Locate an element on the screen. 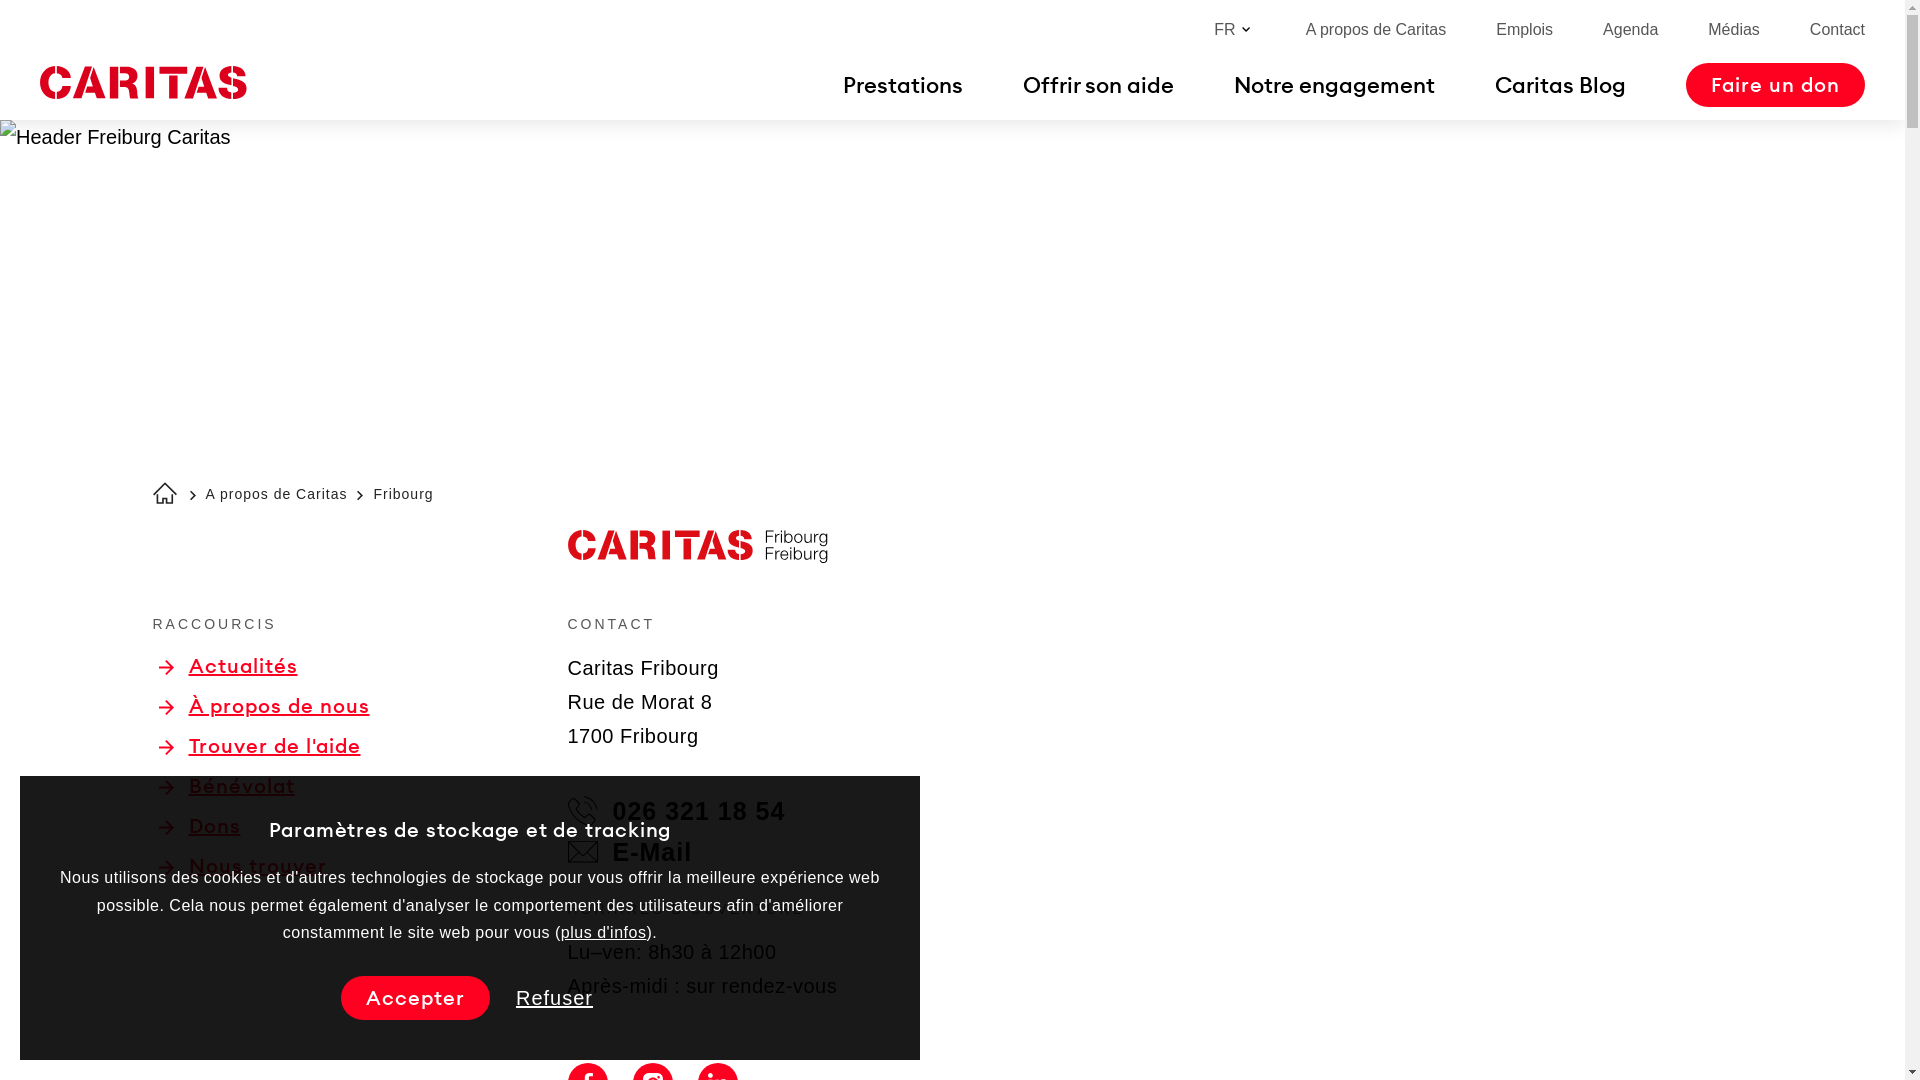 The width and height of the screenshot is (1920, 1080). 'Caritas Blog' is located at coordinates (1559, 83).